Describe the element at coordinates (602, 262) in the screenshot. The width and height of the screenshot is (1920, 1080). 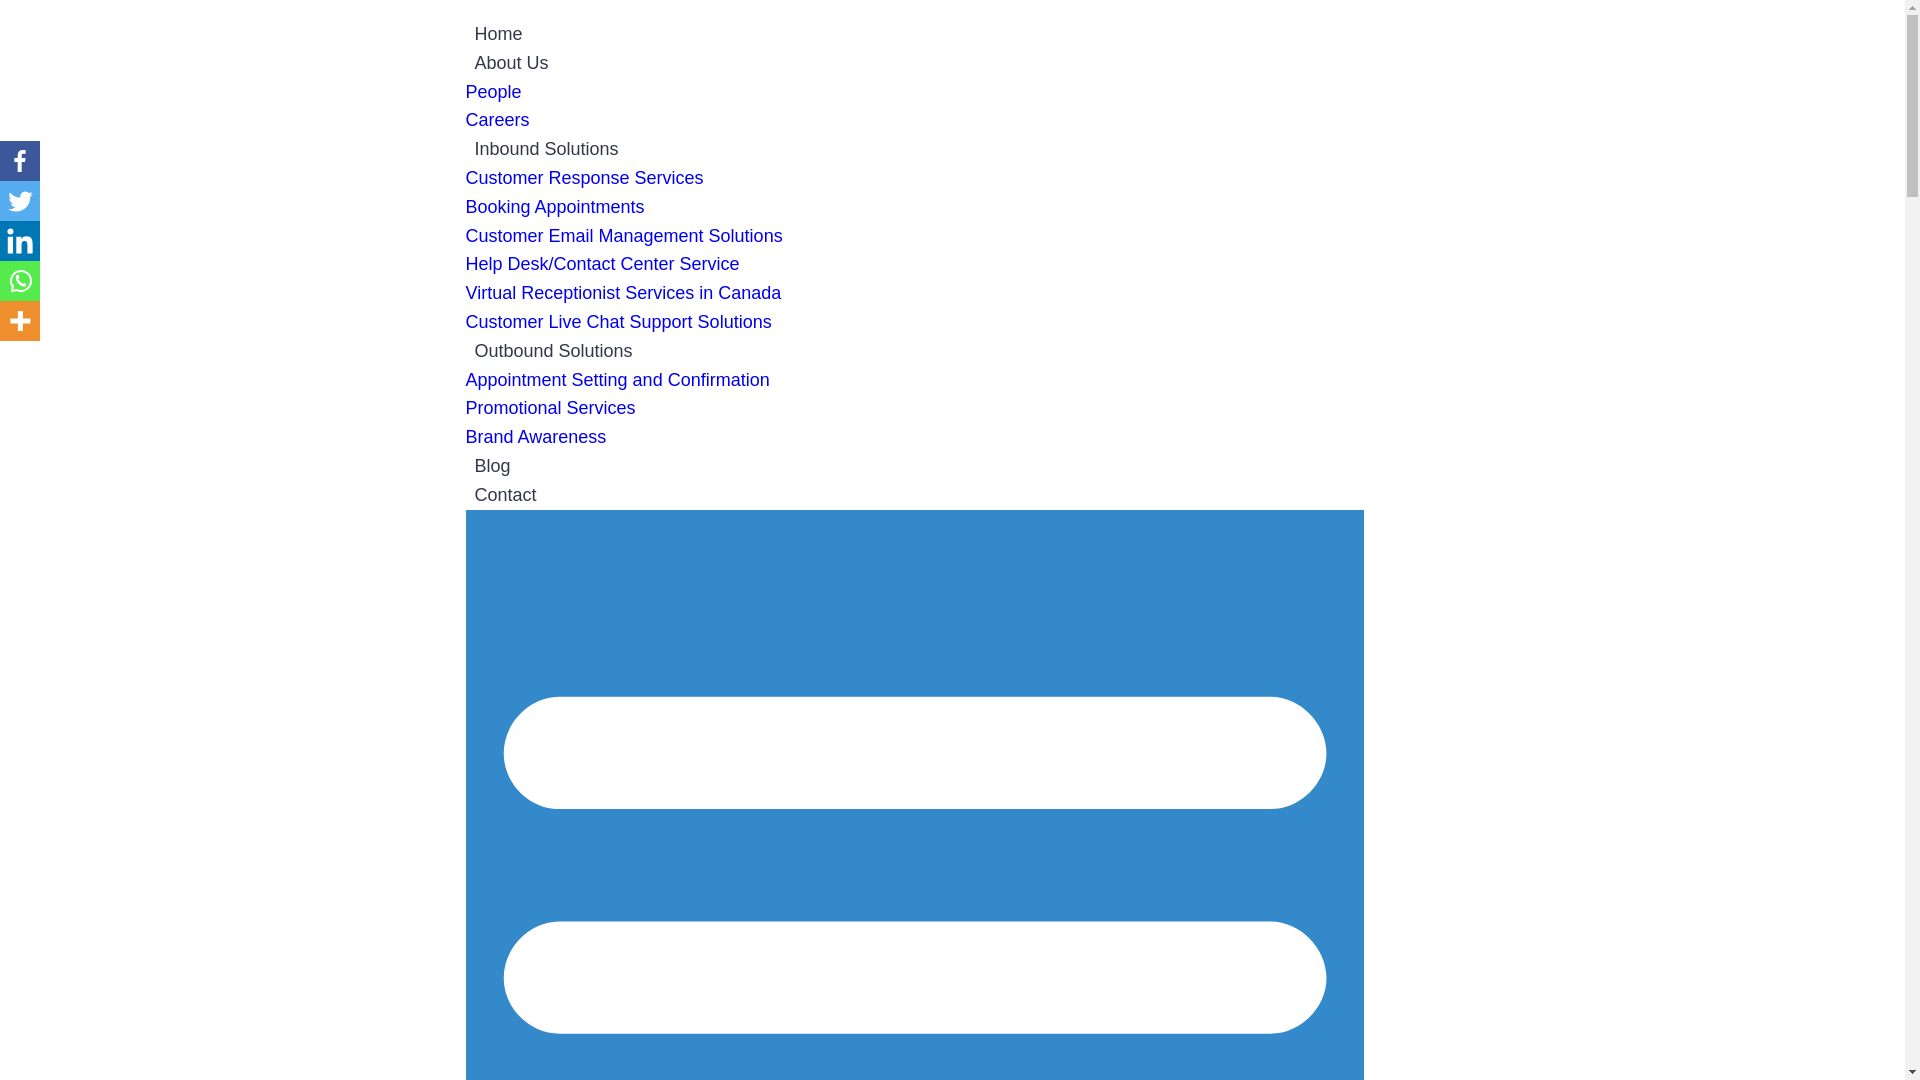
I see `'Help Desk/Contact Center Service'` at that location.